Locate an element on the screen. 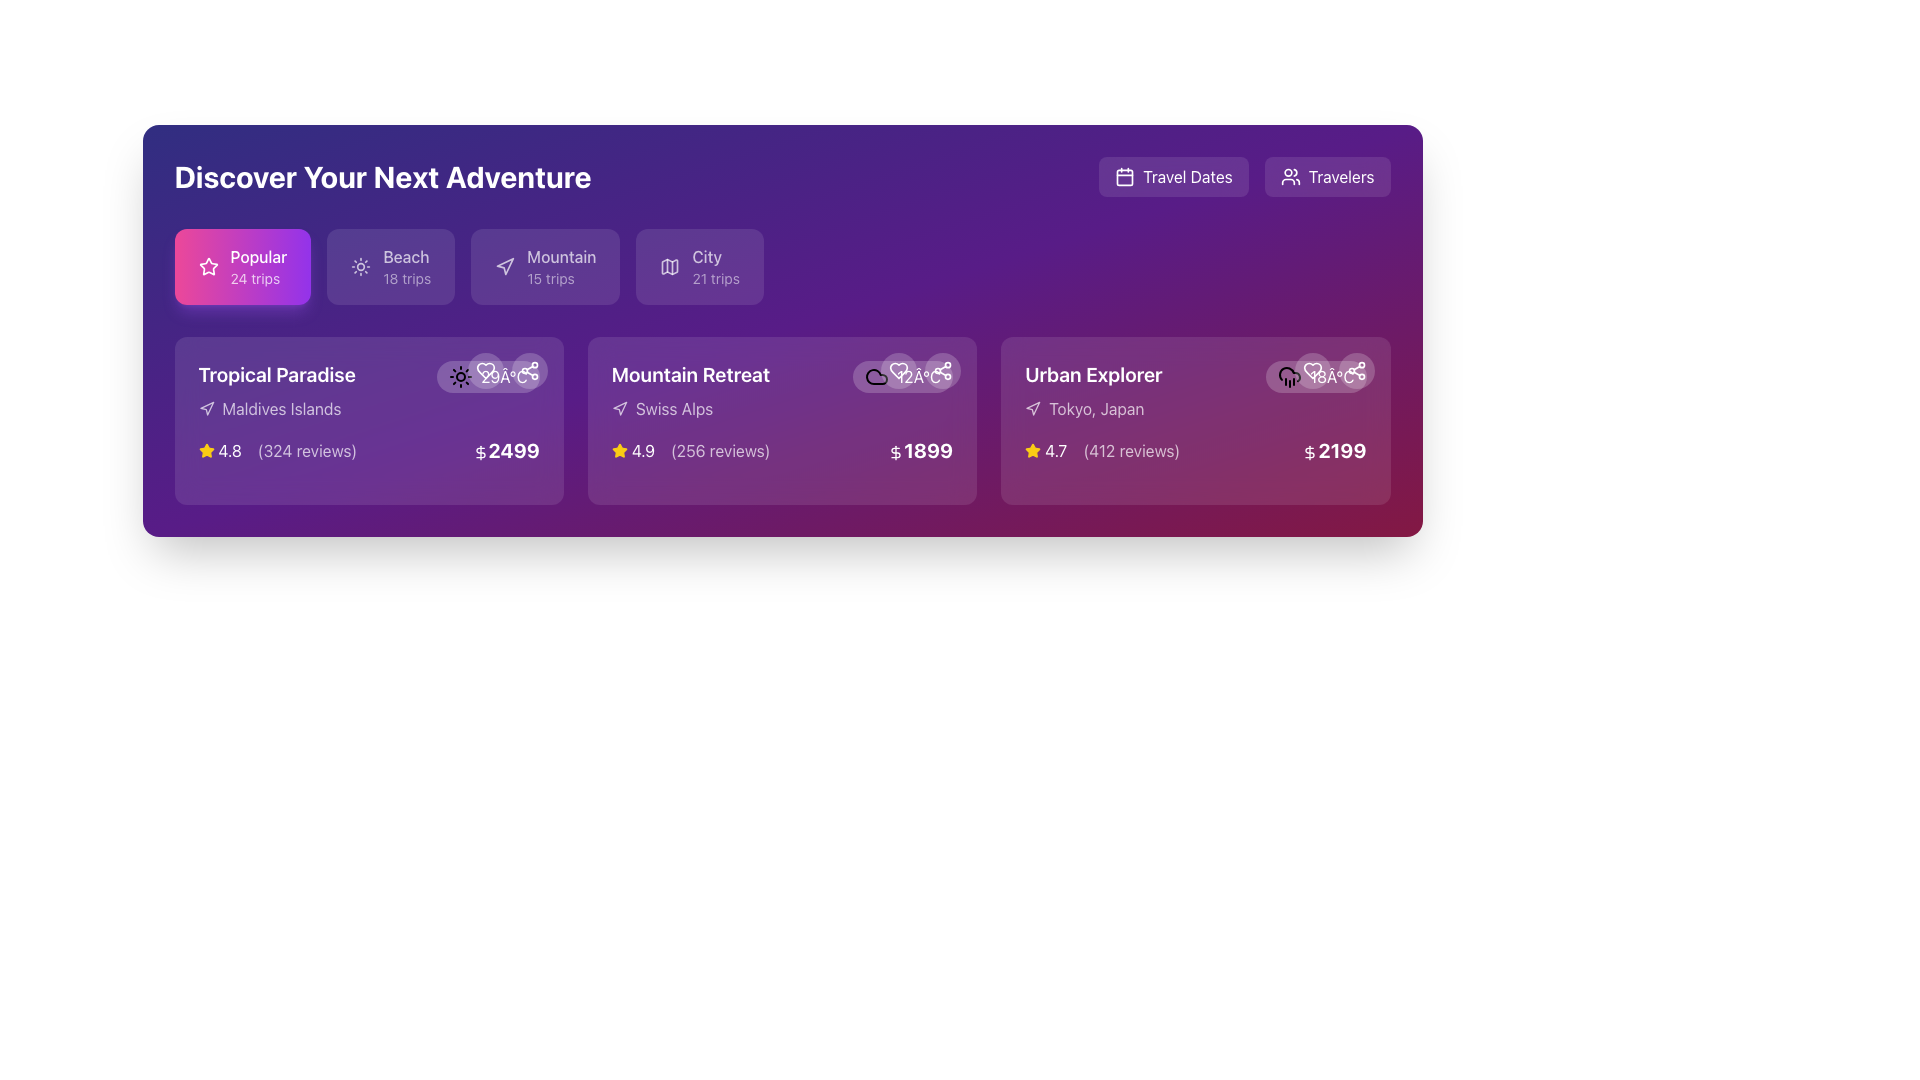  the decorative rectangle inside the calendar icon located near the top-right corner of the interface next to the 'Travel Dates' label is located at coordinates (1125, 176).